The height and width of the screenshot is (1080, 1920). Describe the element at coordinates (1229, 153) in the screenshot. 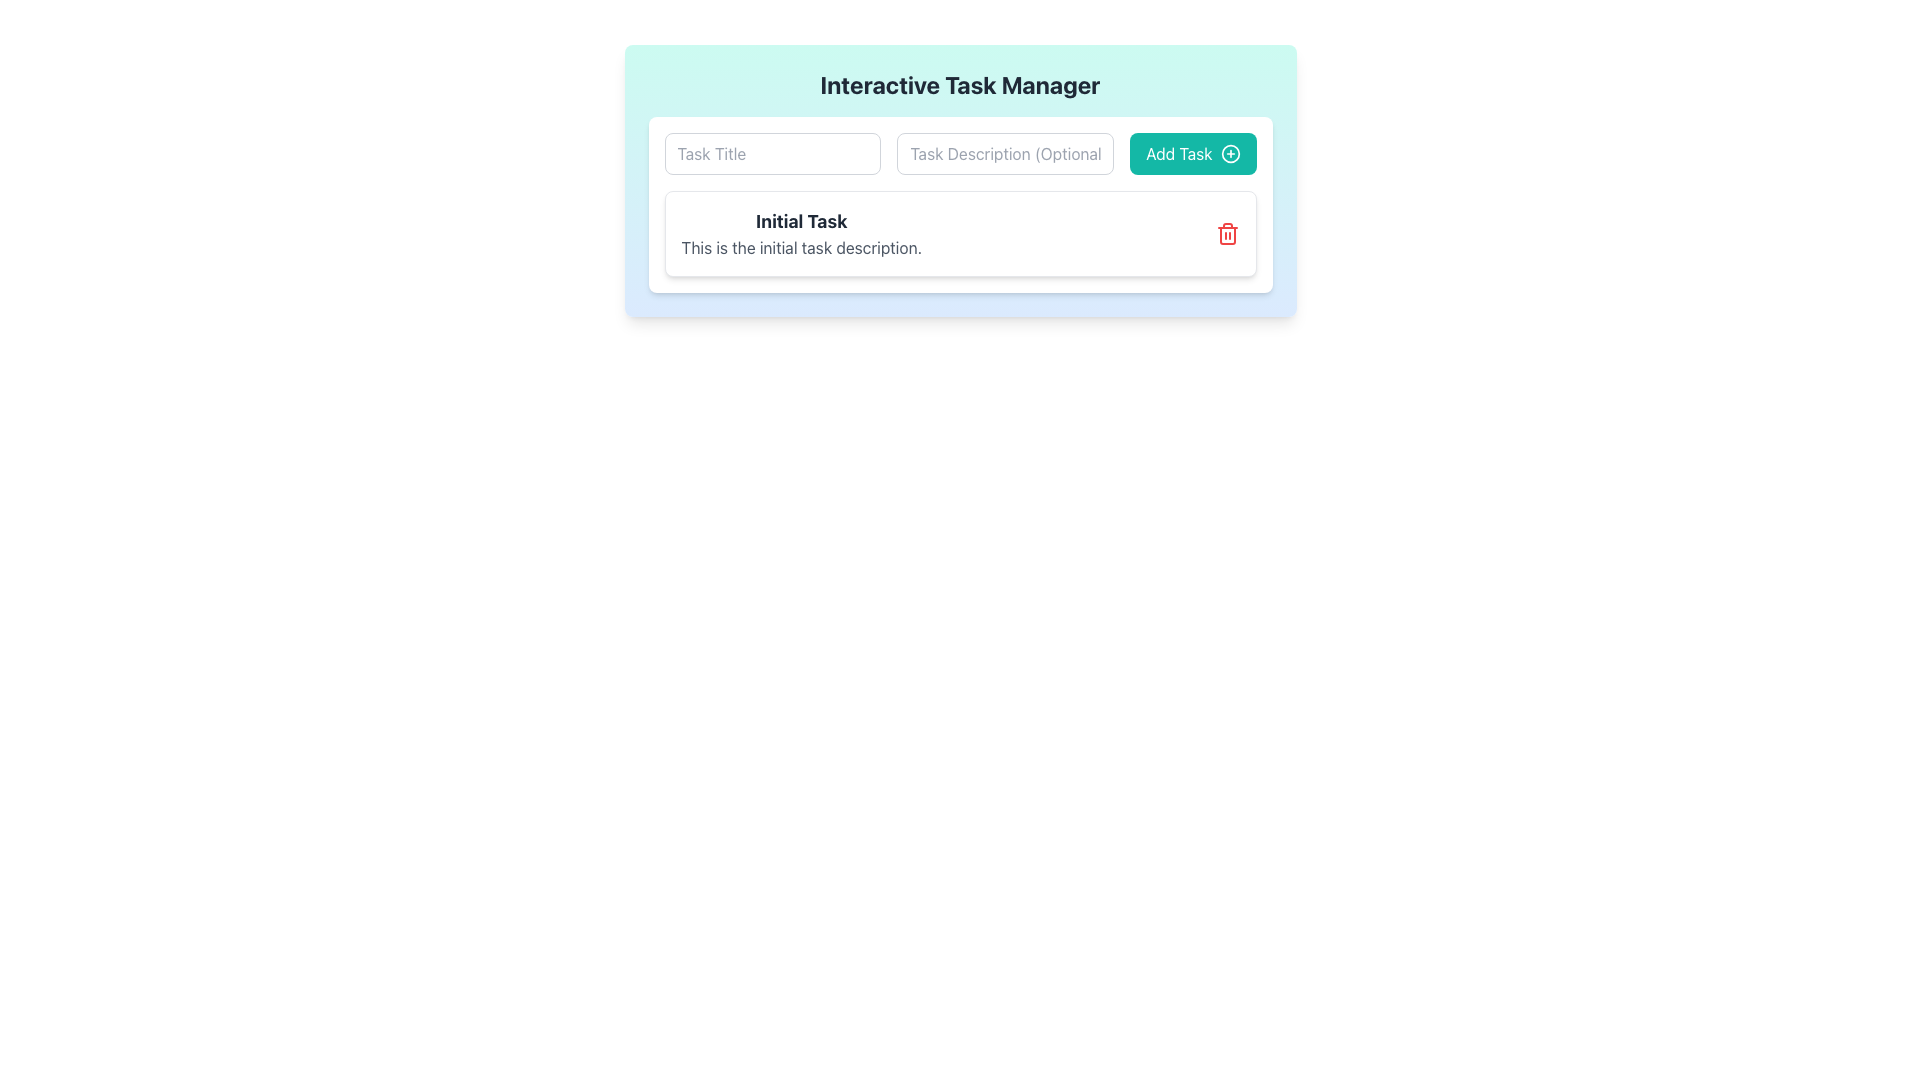

I see `the circular vector graphic within the SVG icon that indicates the 'Add Task' functionality, located at the top-right section of the interface` at that location.